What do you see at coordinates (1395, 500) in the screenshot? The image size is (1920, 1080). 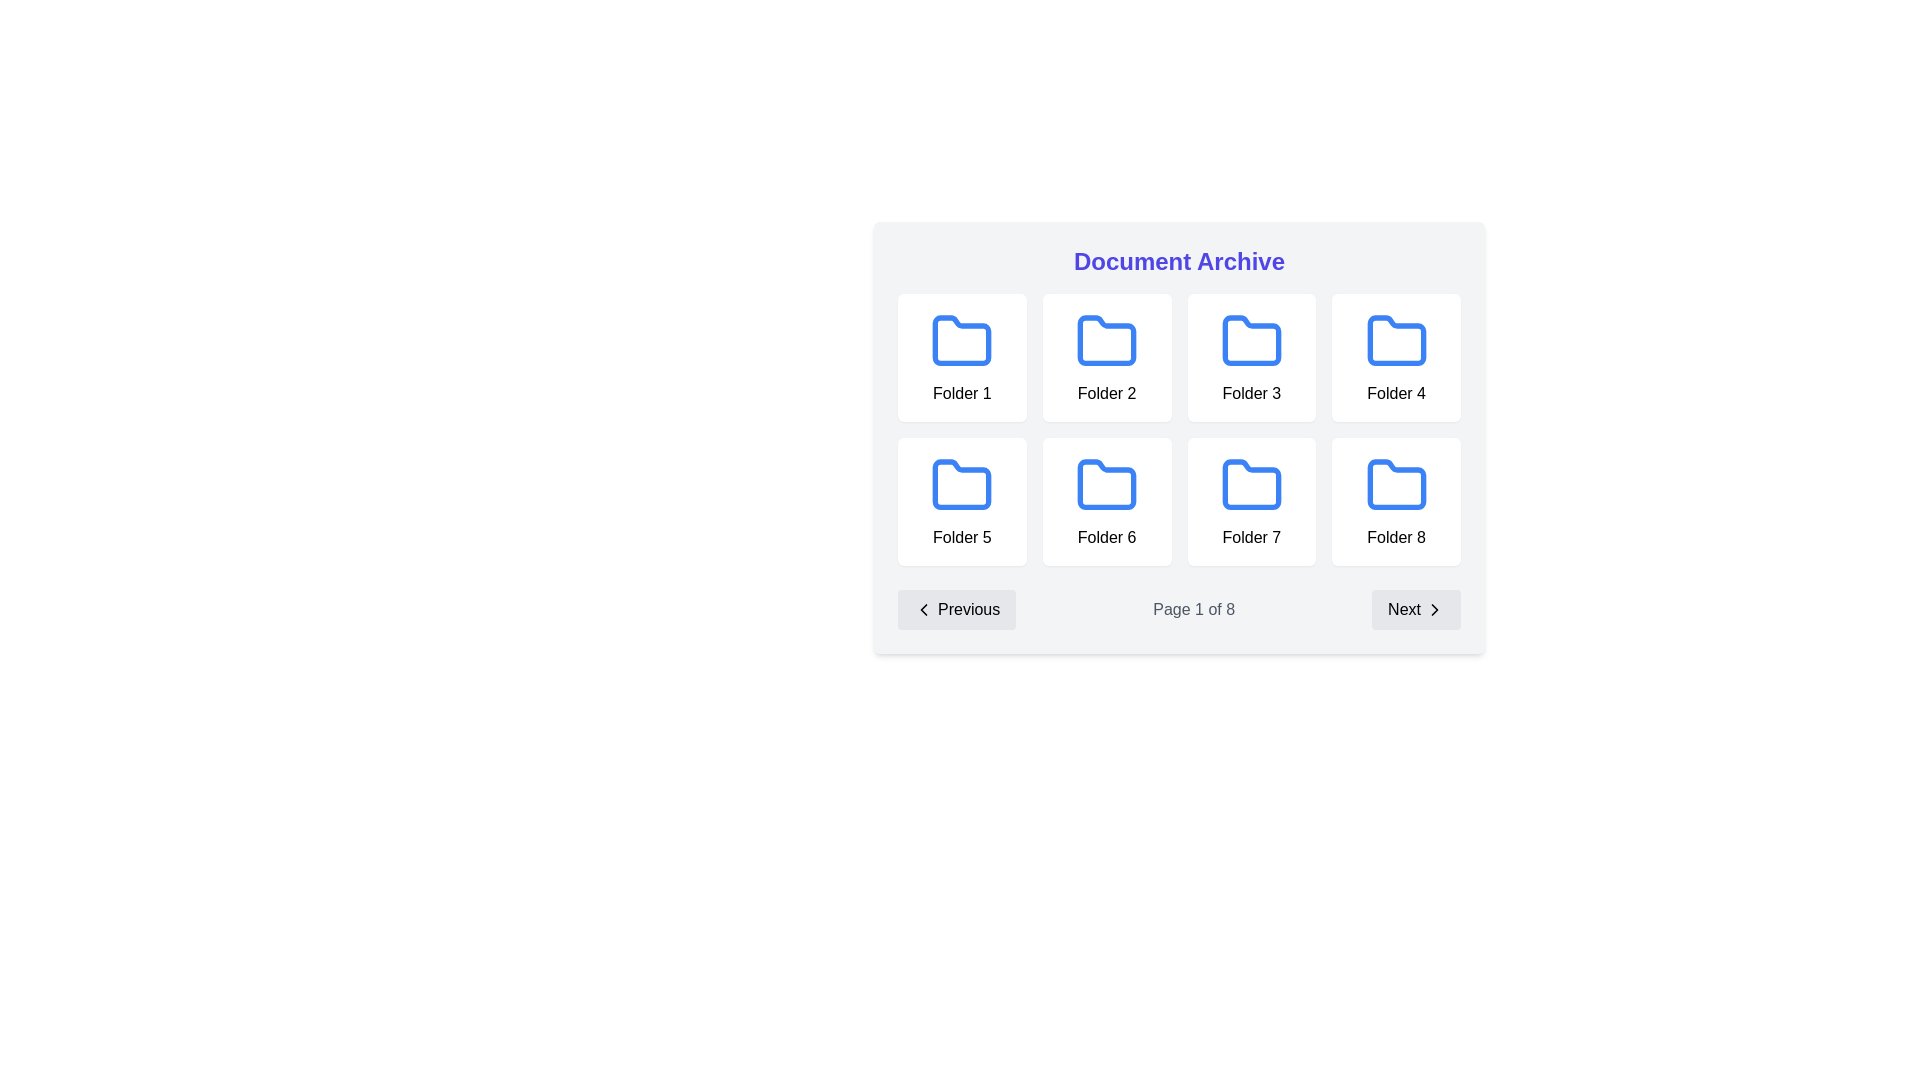 I see `the folder icon labeled as 'Folder 8', located in the fourth position on the second row of the folder display grid` at bounding box center [1395, 500].